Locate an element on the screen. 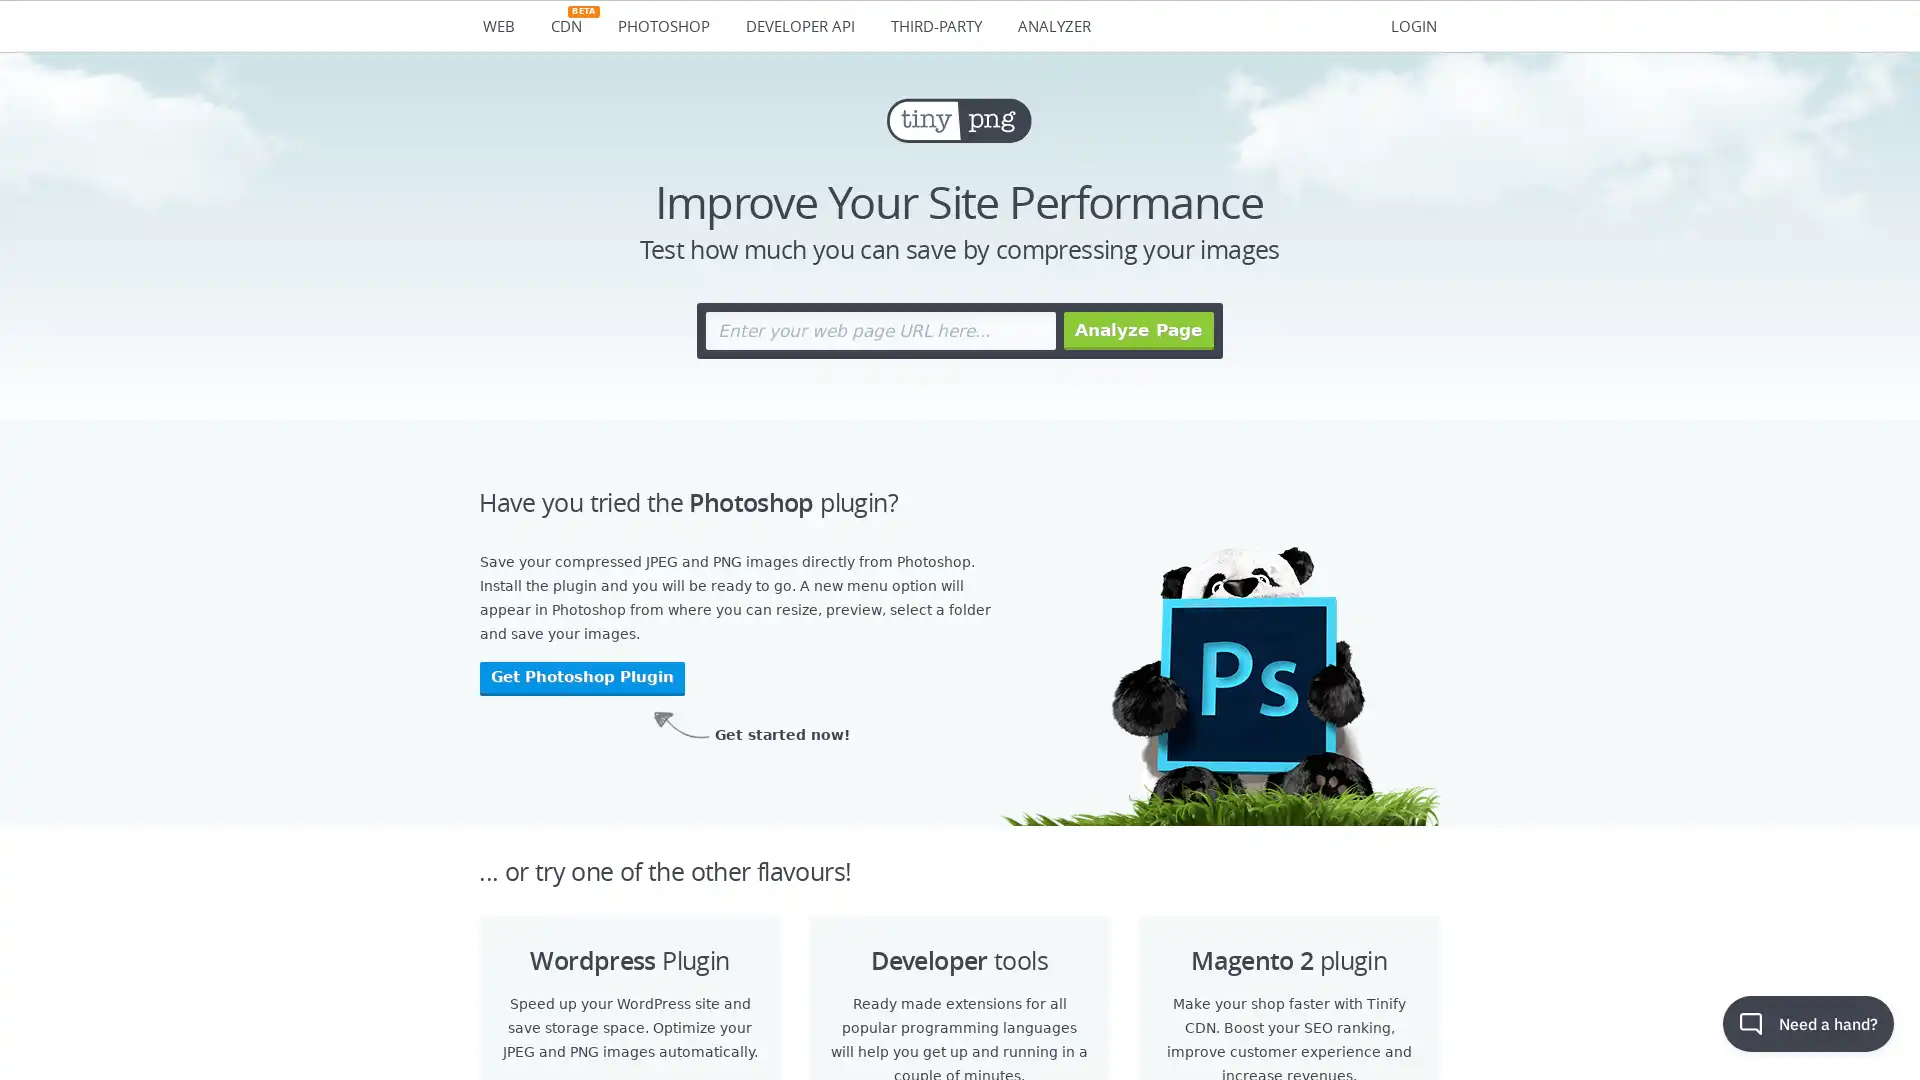 The width and height of the screenshot is (1920, 1080). Analyze Page is located at coordinates (1138, 330).